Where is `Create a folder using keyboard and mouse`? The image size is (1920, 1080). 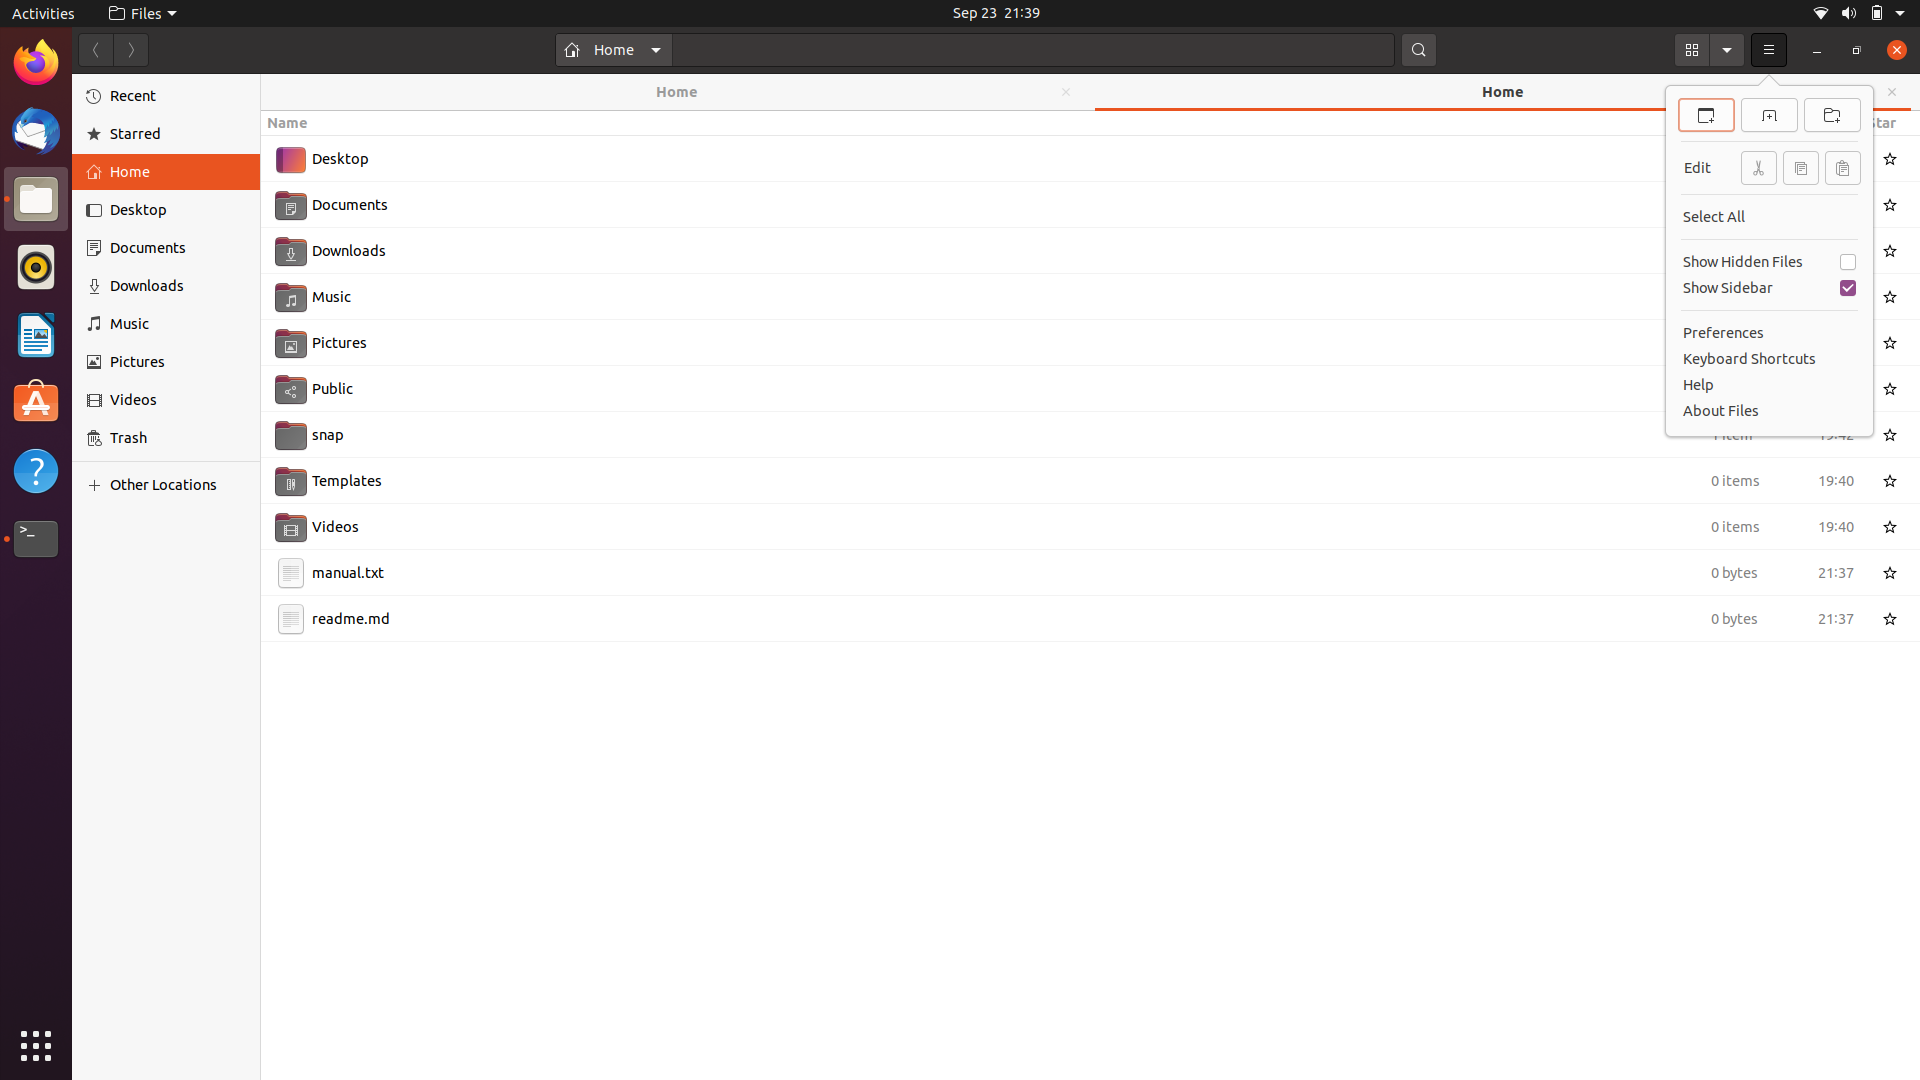
Create a folder using keyboard and mouse is located at coordinates (1090, 860).